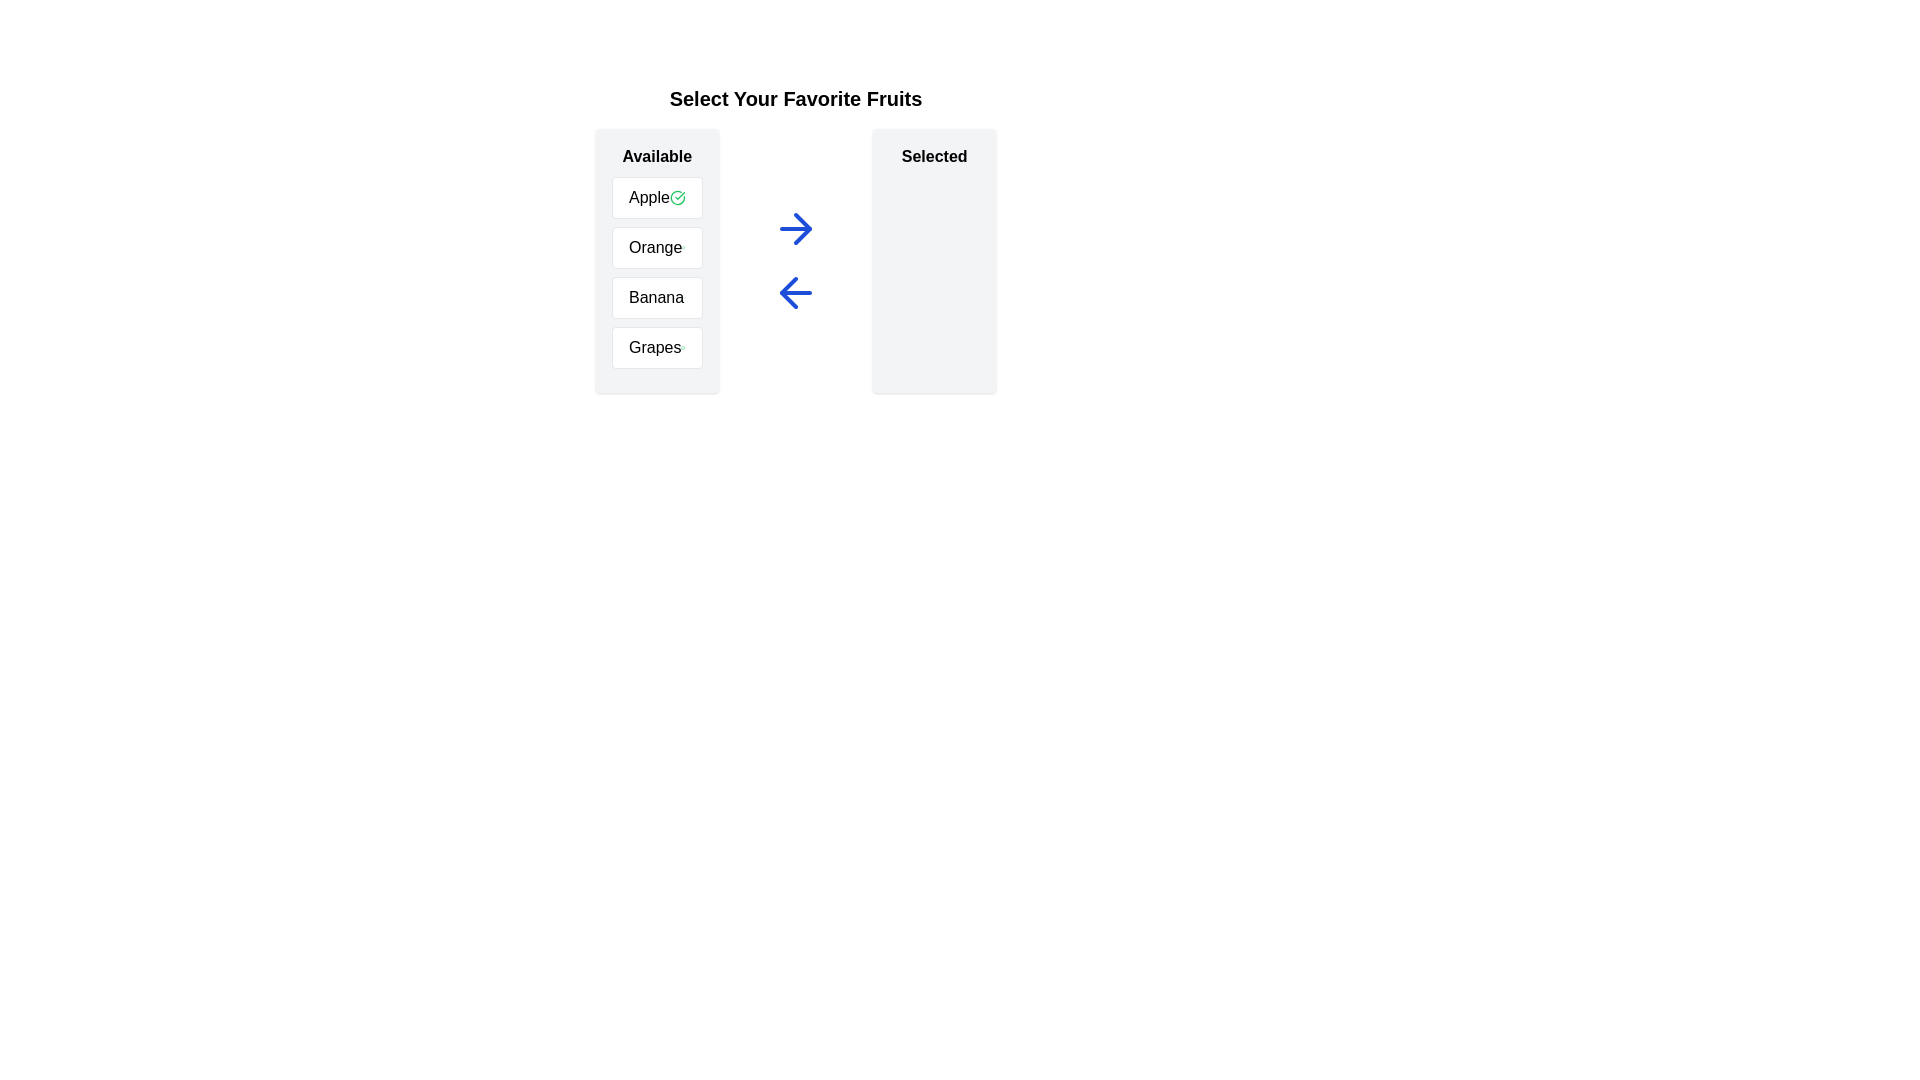 The width and height of the screenshot is (1920, 1080). I want to click on the text of the available item 'Banana' to select it, so click(657, 297).